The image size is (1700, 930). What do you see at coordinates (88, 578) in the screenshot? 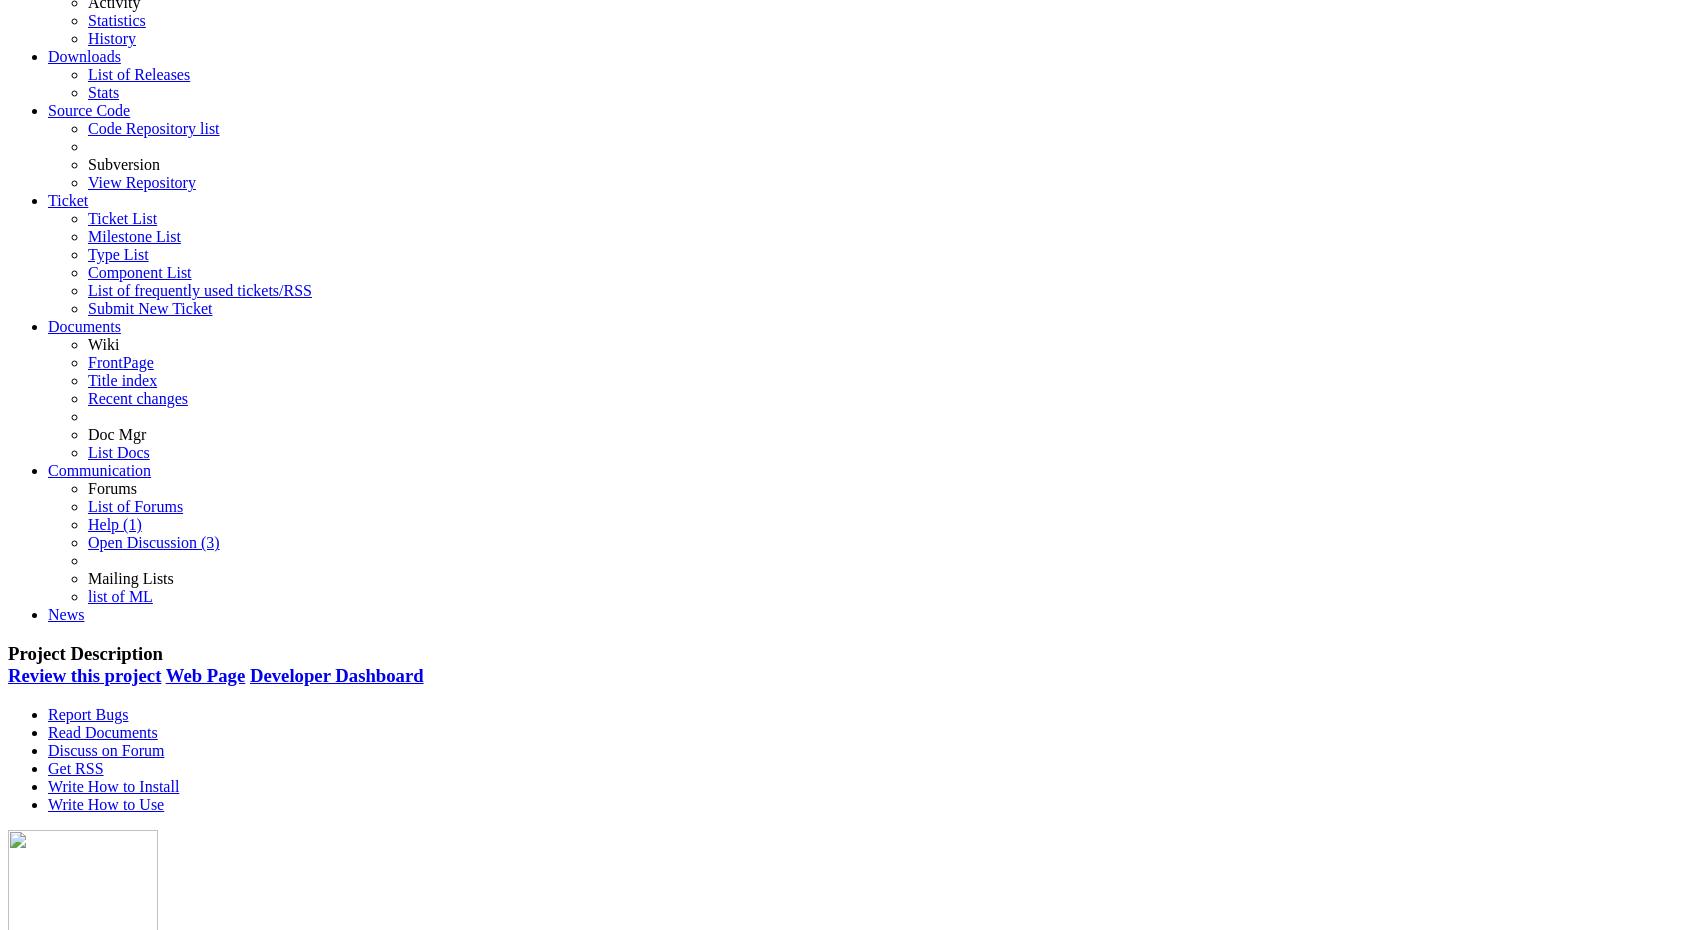
I see `'Mailing Lists'` at bounding box center [88, 578].